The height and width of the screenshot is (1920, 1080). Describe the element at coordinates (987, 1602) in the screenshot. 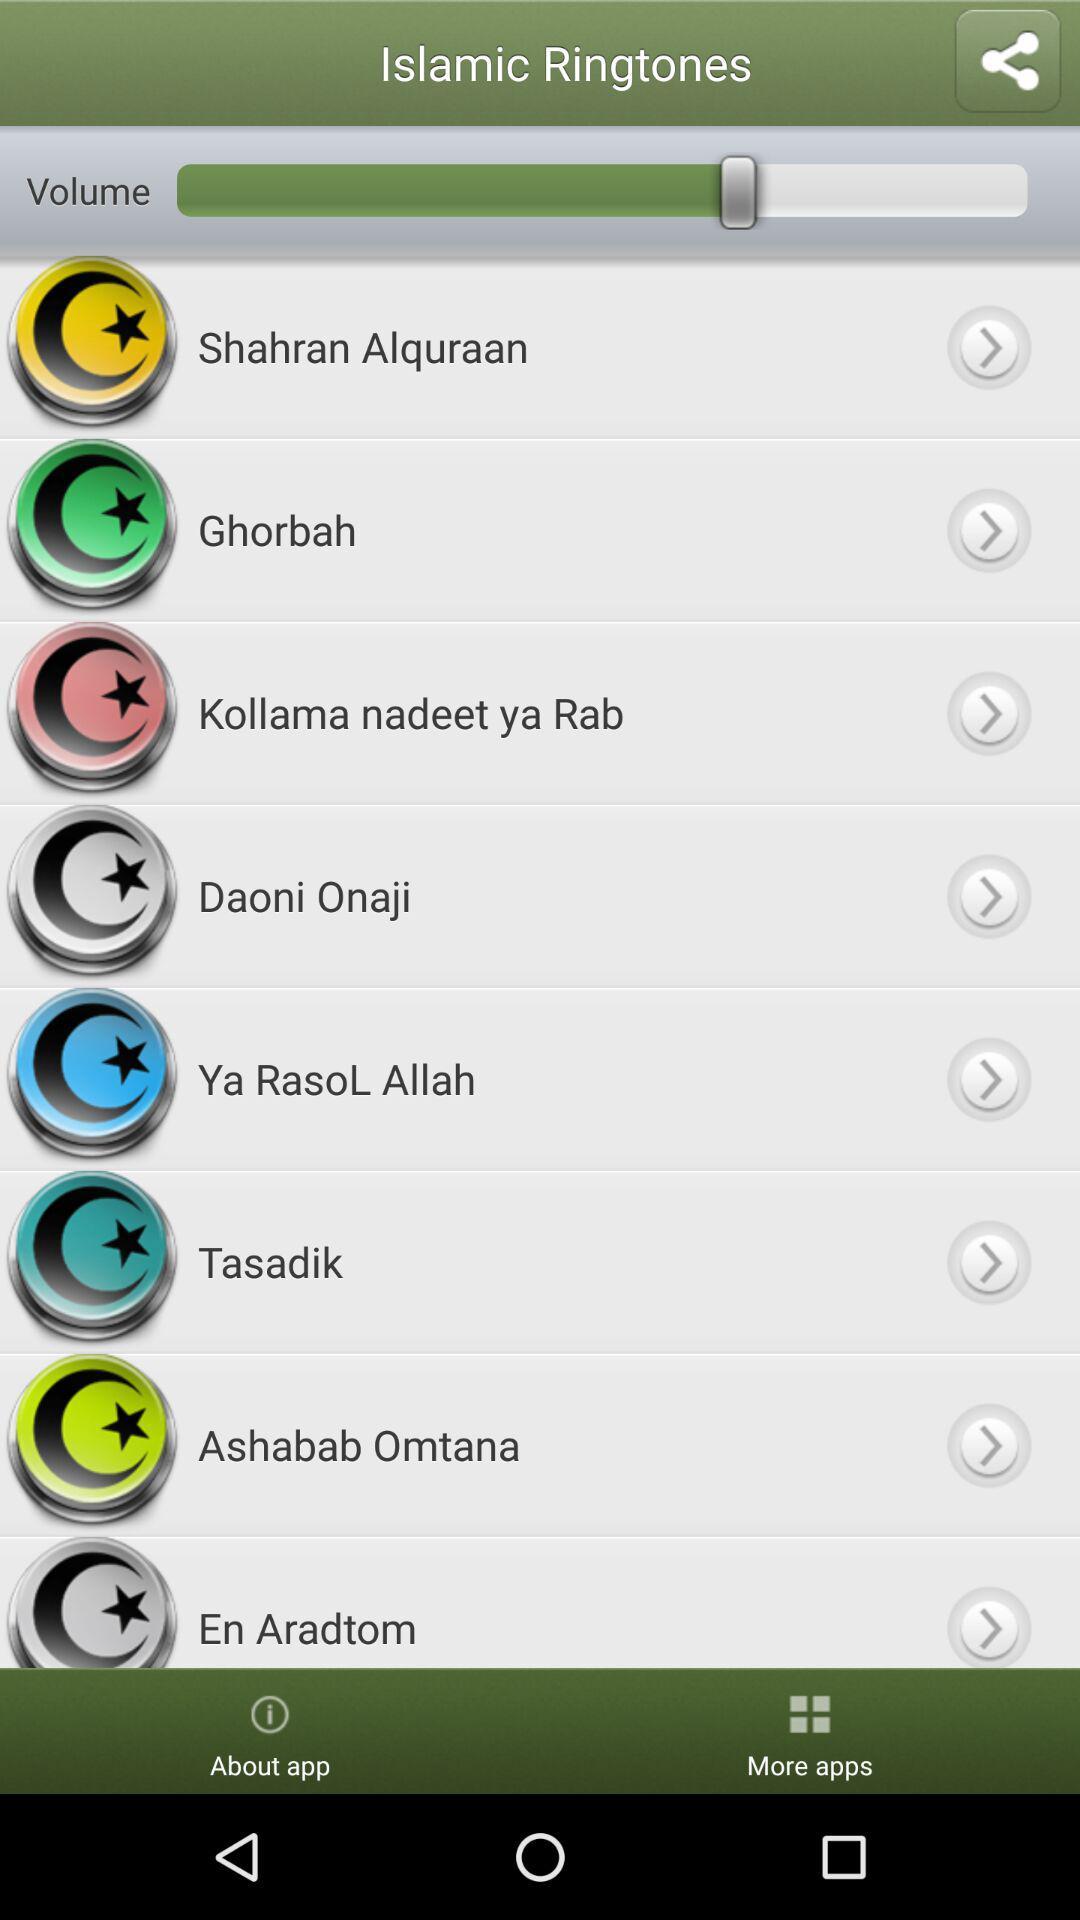

I see `button` at that location.